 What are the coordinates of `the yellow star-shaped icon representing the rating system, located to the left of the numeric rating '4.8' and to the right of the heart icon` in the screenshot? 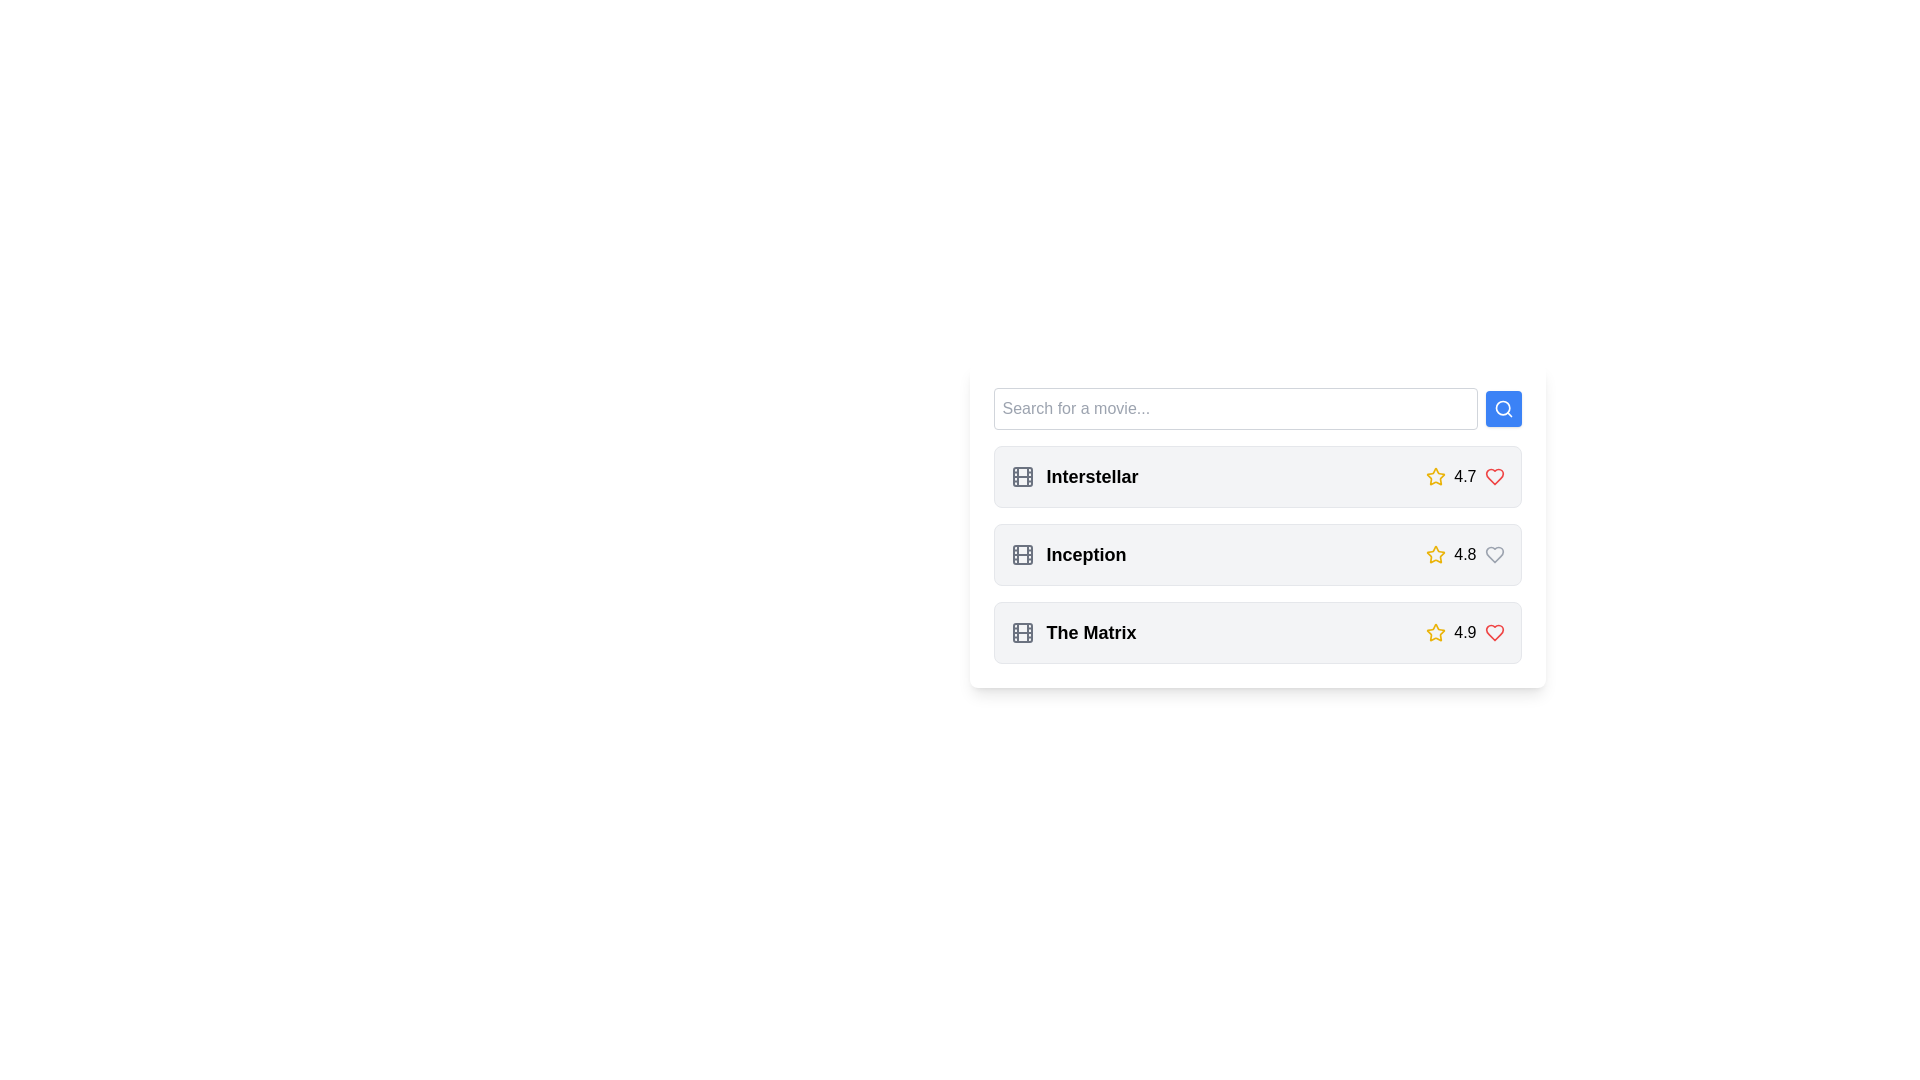 It's located at (1435, 555).